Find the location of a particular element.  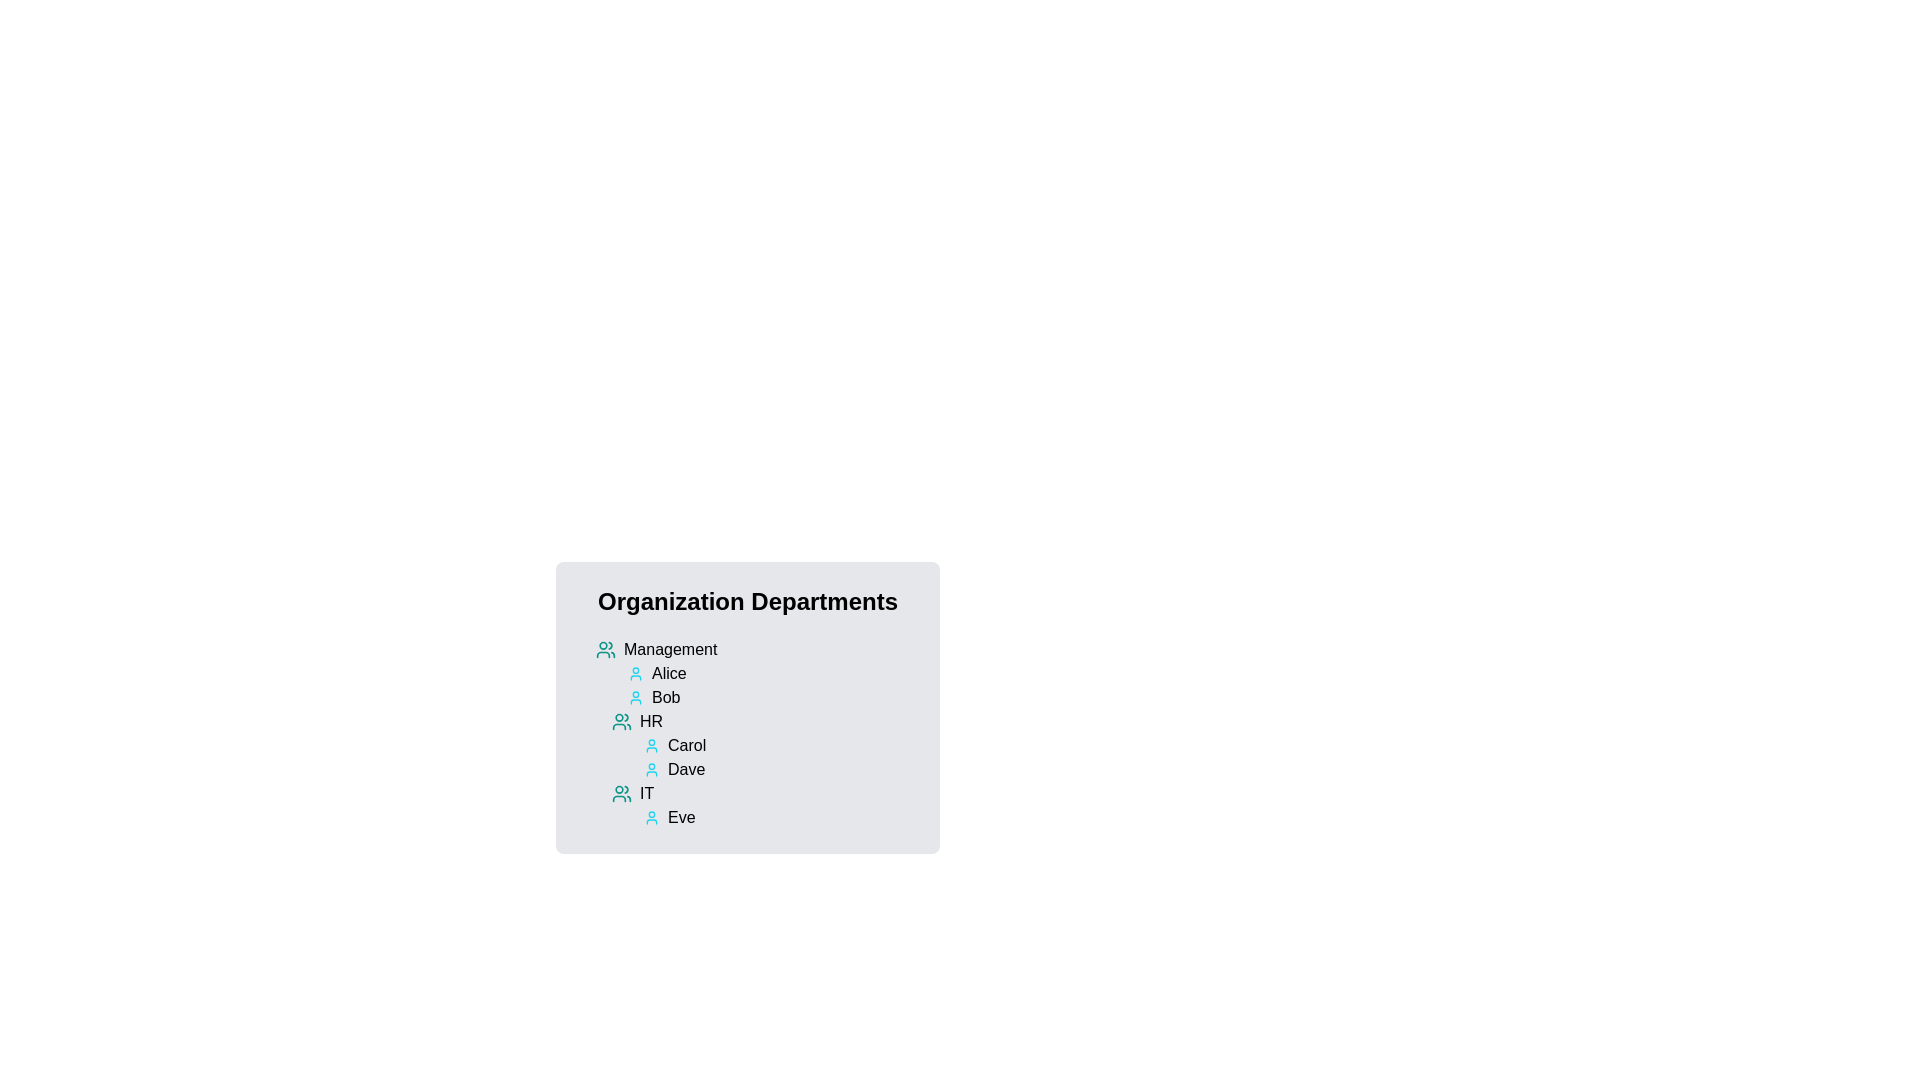

the 'Management' label with the teal icon representing a group of individuals is located at coordinates (754, 650).